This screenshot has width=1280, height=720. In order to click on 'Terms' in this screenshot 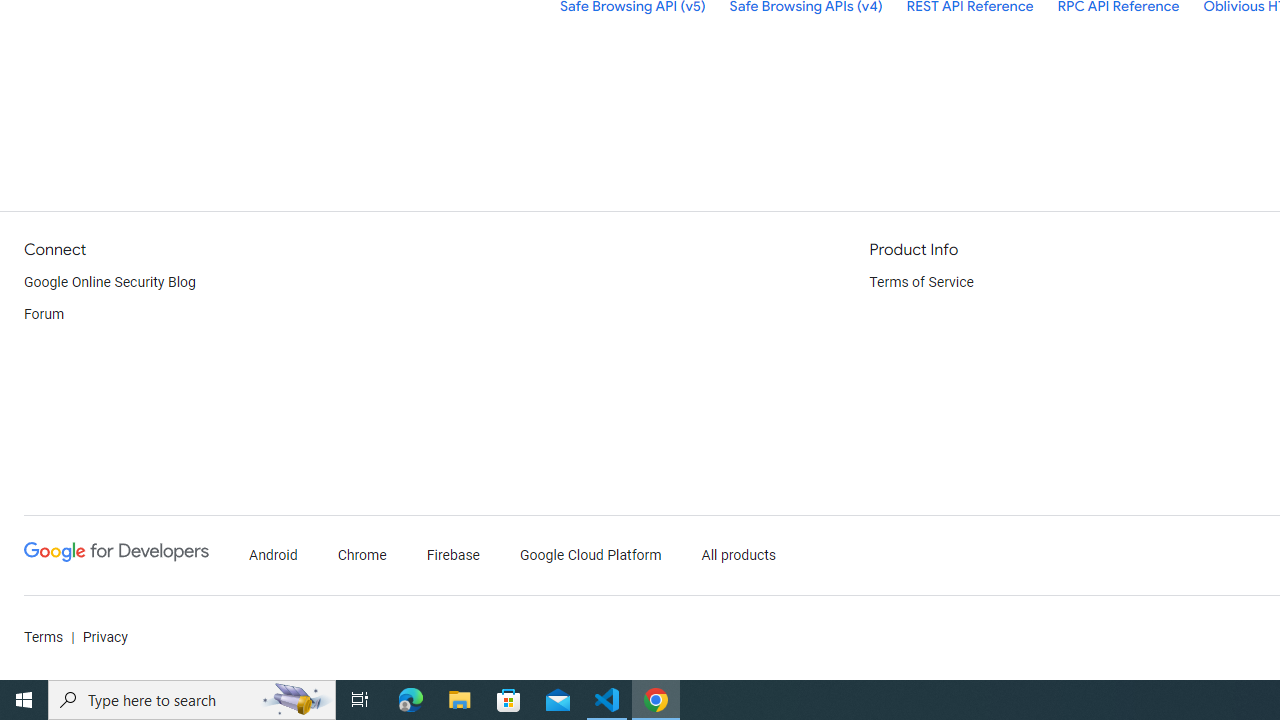, I will do `click(44, 637)`.